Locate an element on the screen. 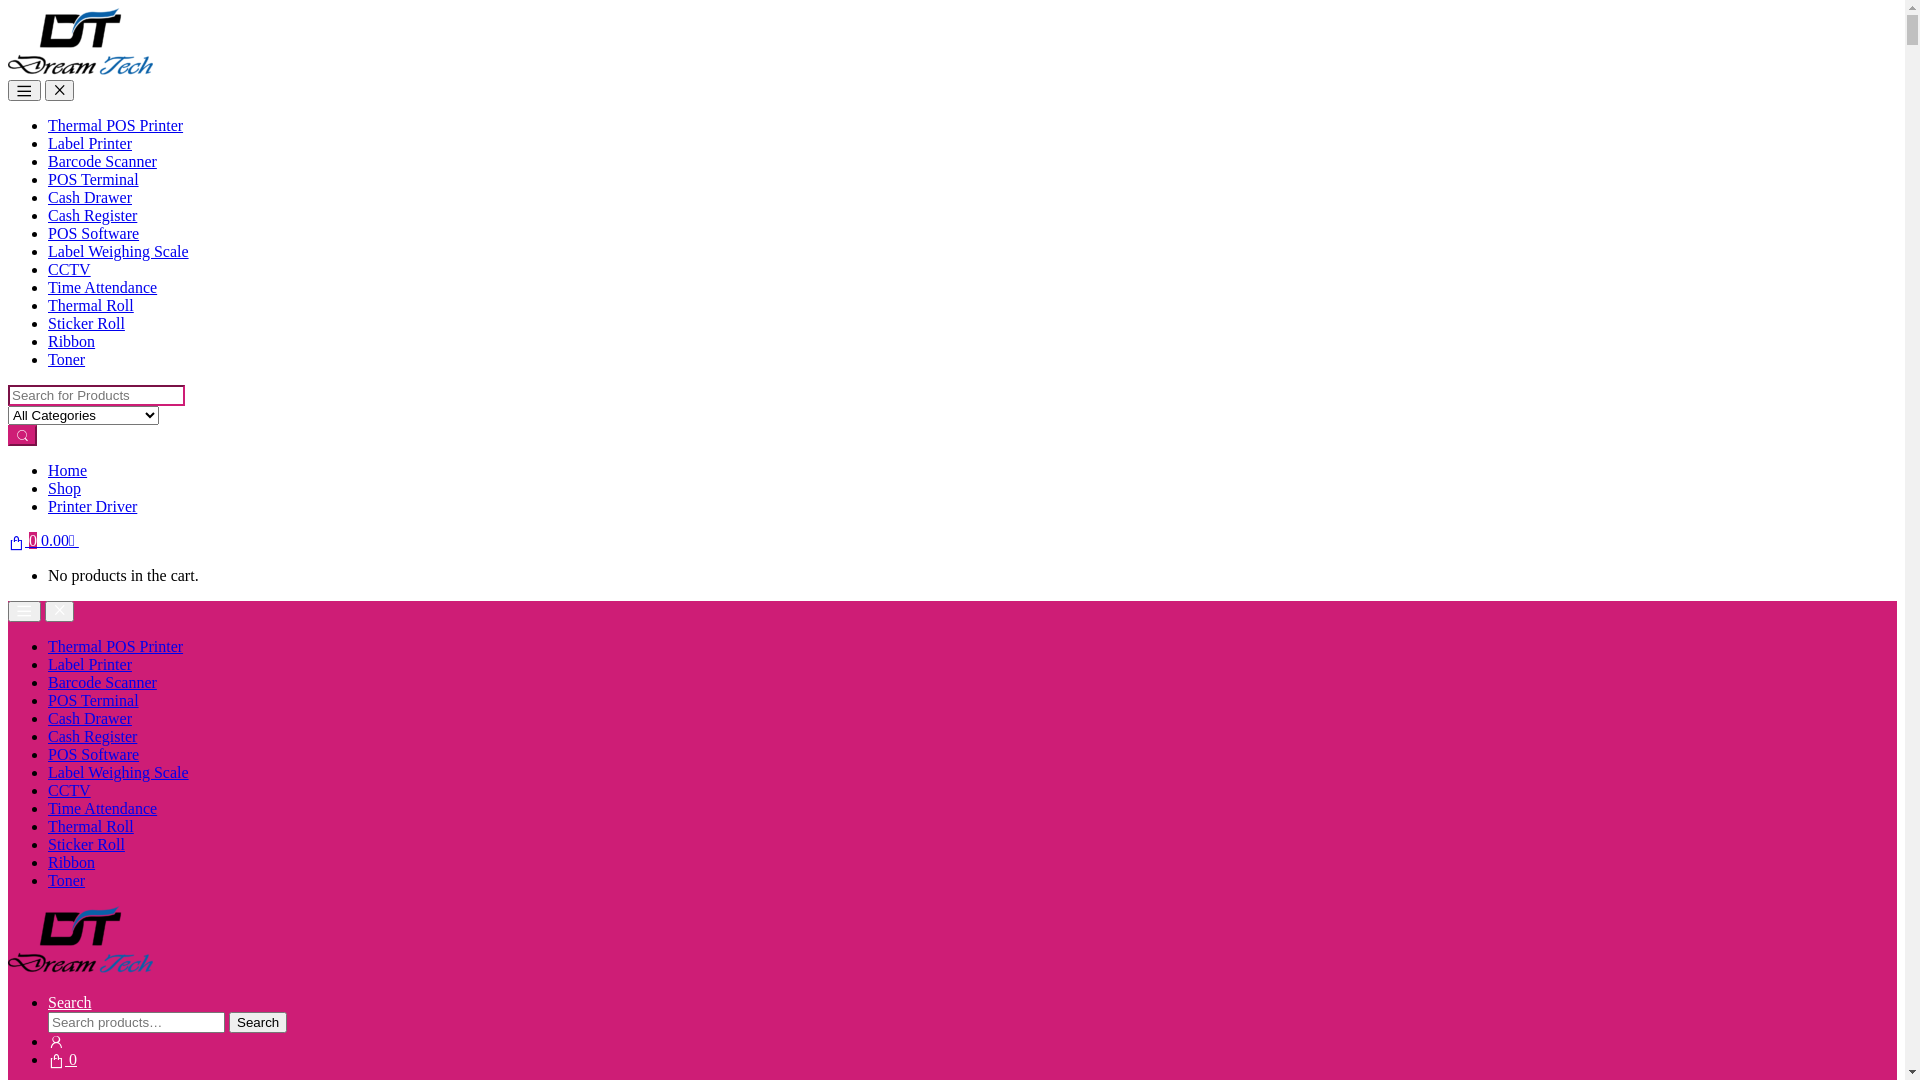 This screenshot has width=1920, height=1080. 'Barcode Scanner' is located at coordinates (101, 681).